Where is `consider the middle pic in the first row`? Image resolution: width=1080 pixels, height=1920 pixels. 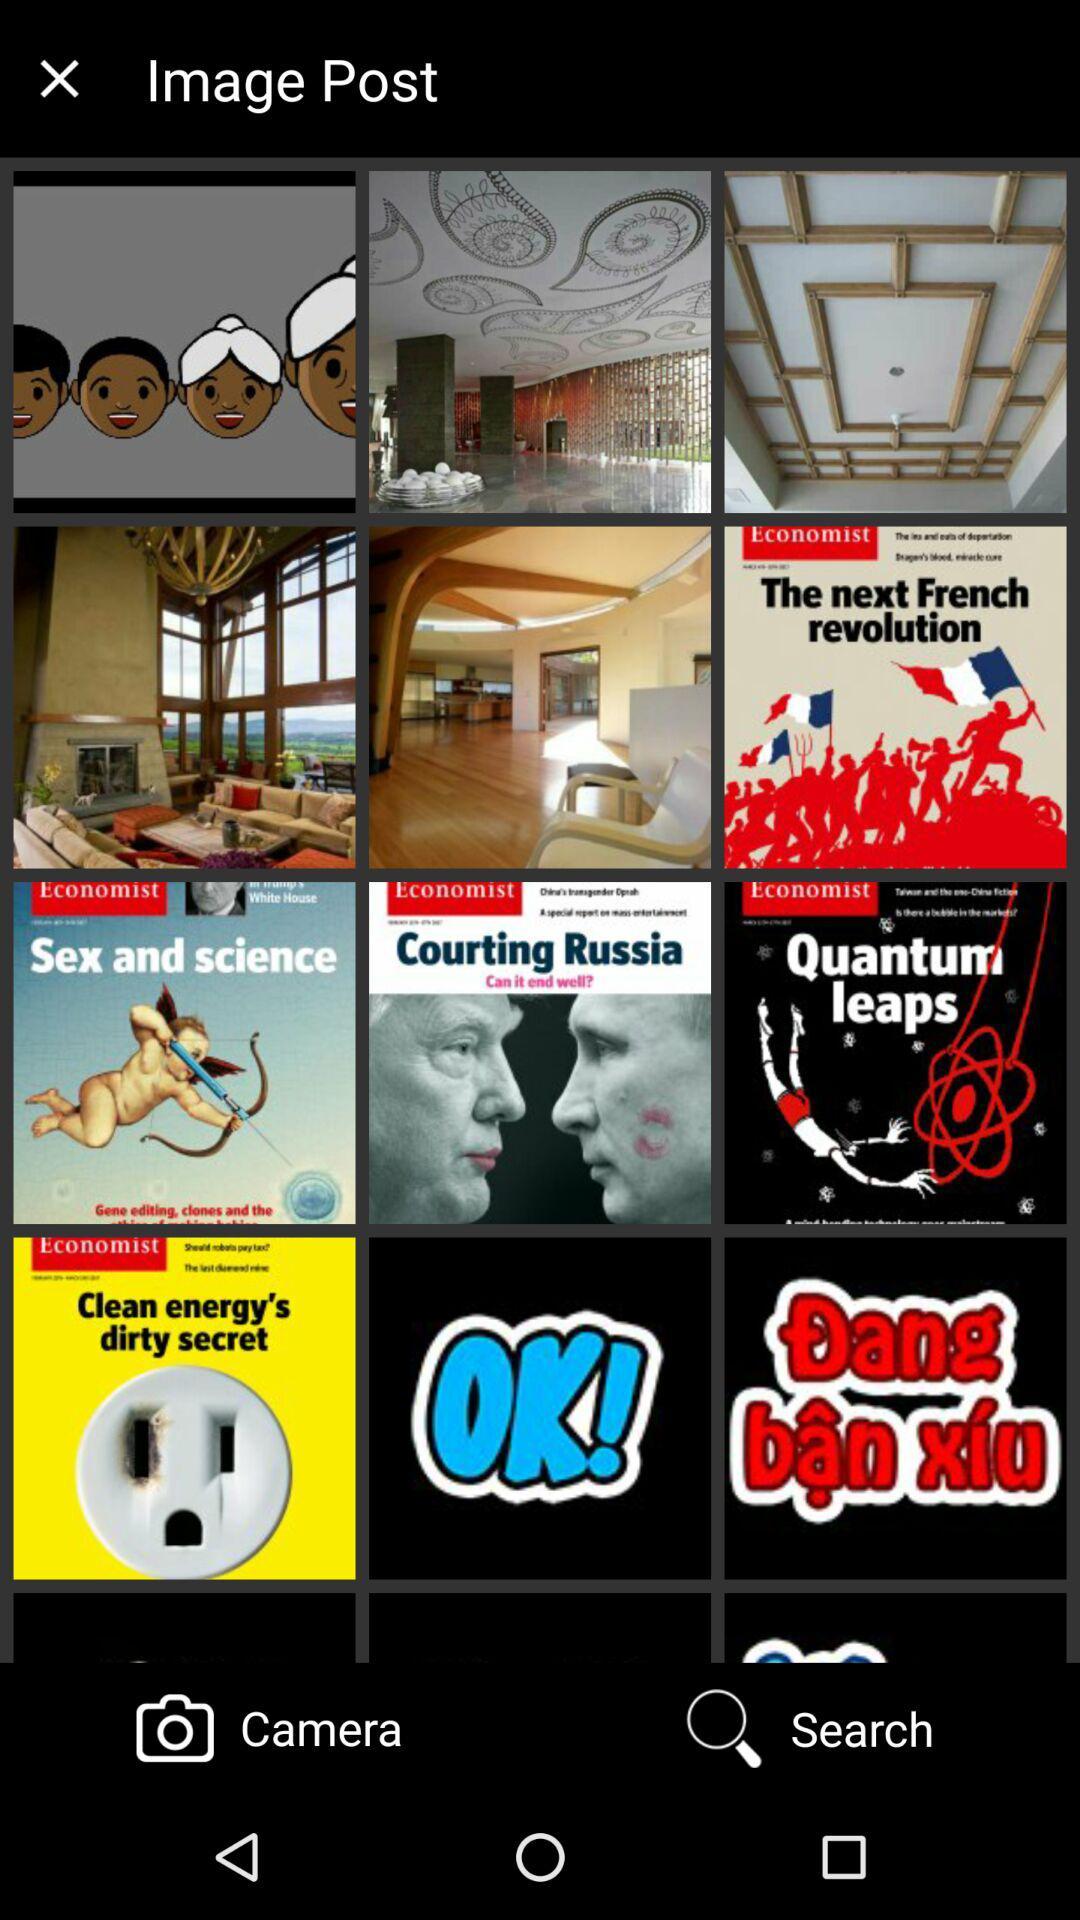
consider the middle pic in the first row is located at coordinates (540, 341).